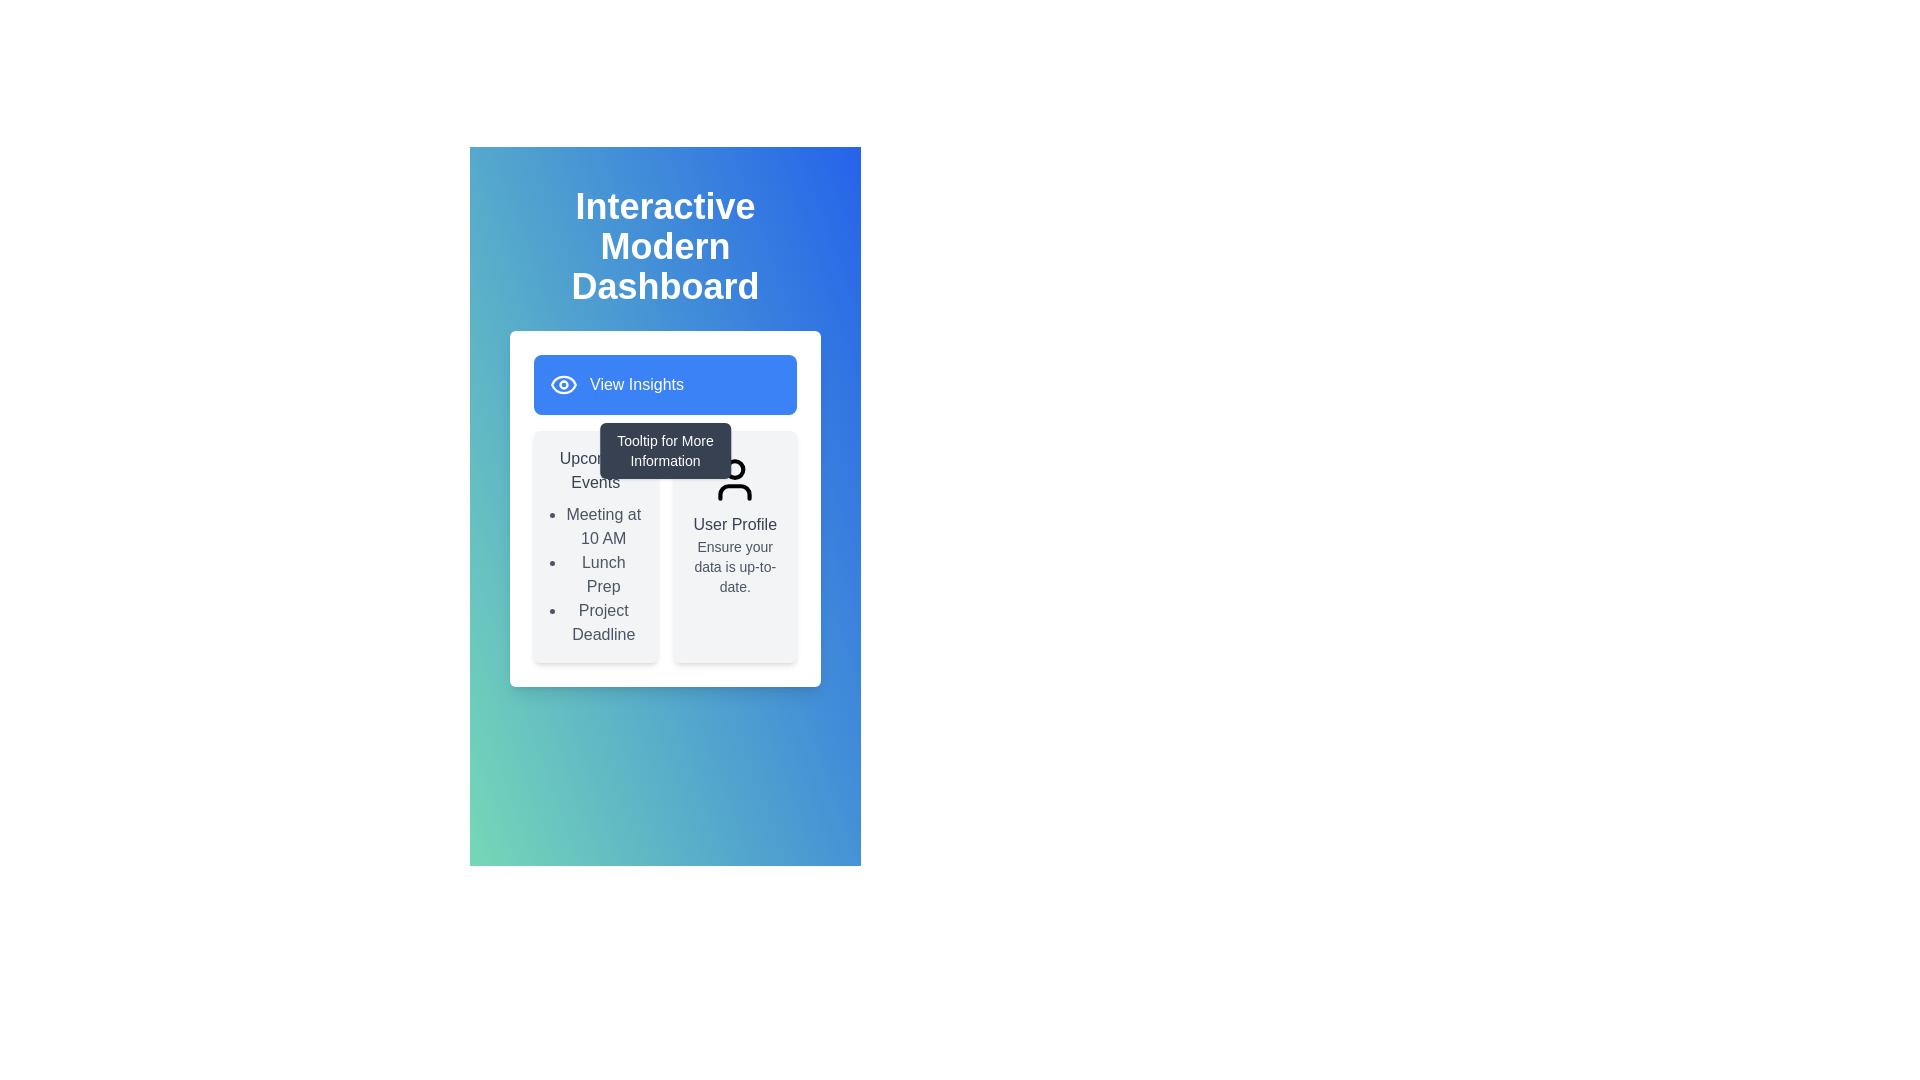 Image resolution: width=1920 pixels, height=1080 pixels. Describe the element at coordinates (602, 622) in the screenshot. I see `the 'Project Deadline' text label, which is the third item in the bulleted list titled 'Upcoming Events' within a card layout` at that location.